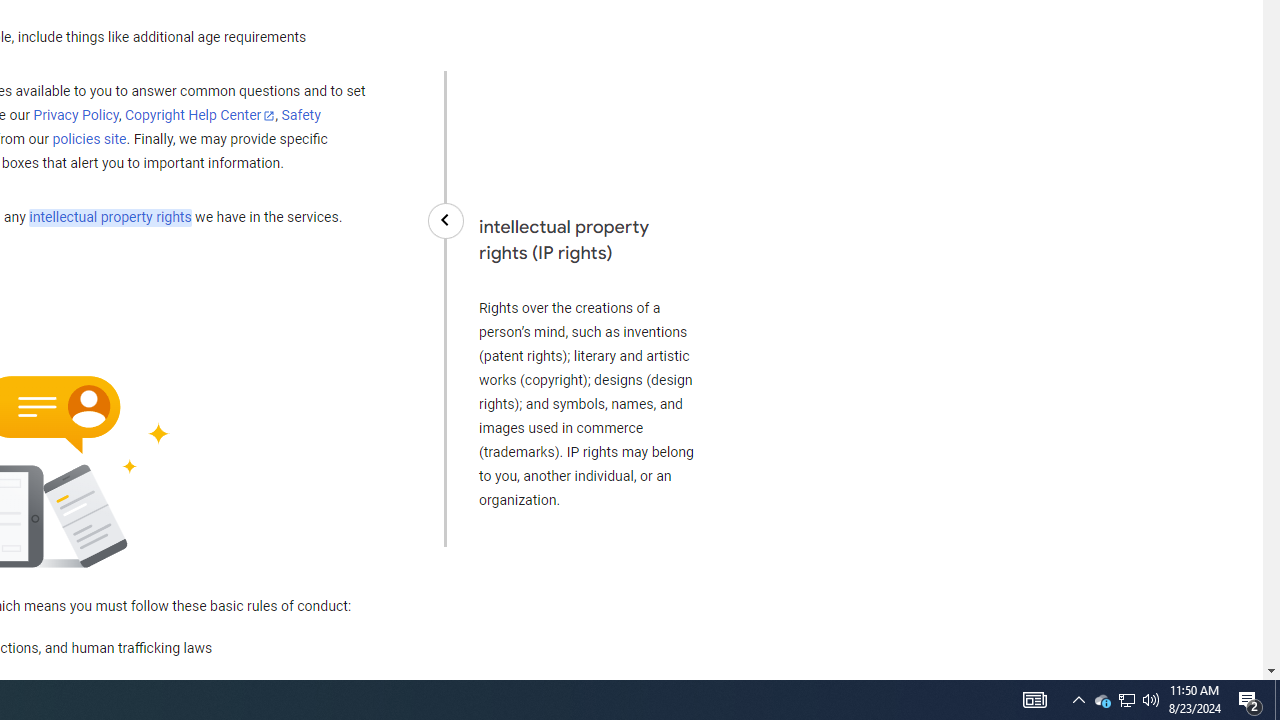 The image size is (1280, 720). I want to click on 'intellectual property rights', so click(109, 218).